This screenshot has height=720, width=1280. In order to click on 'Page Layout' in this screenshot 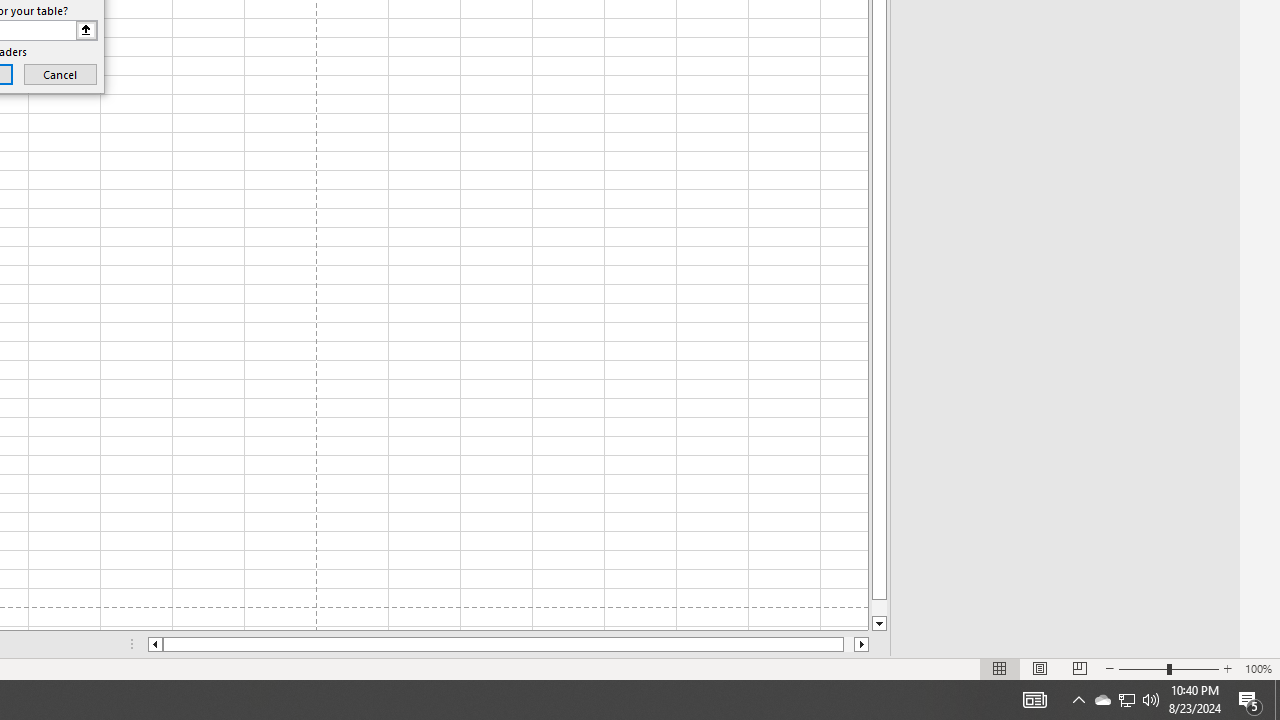, I will do `click(1040, 669)`.